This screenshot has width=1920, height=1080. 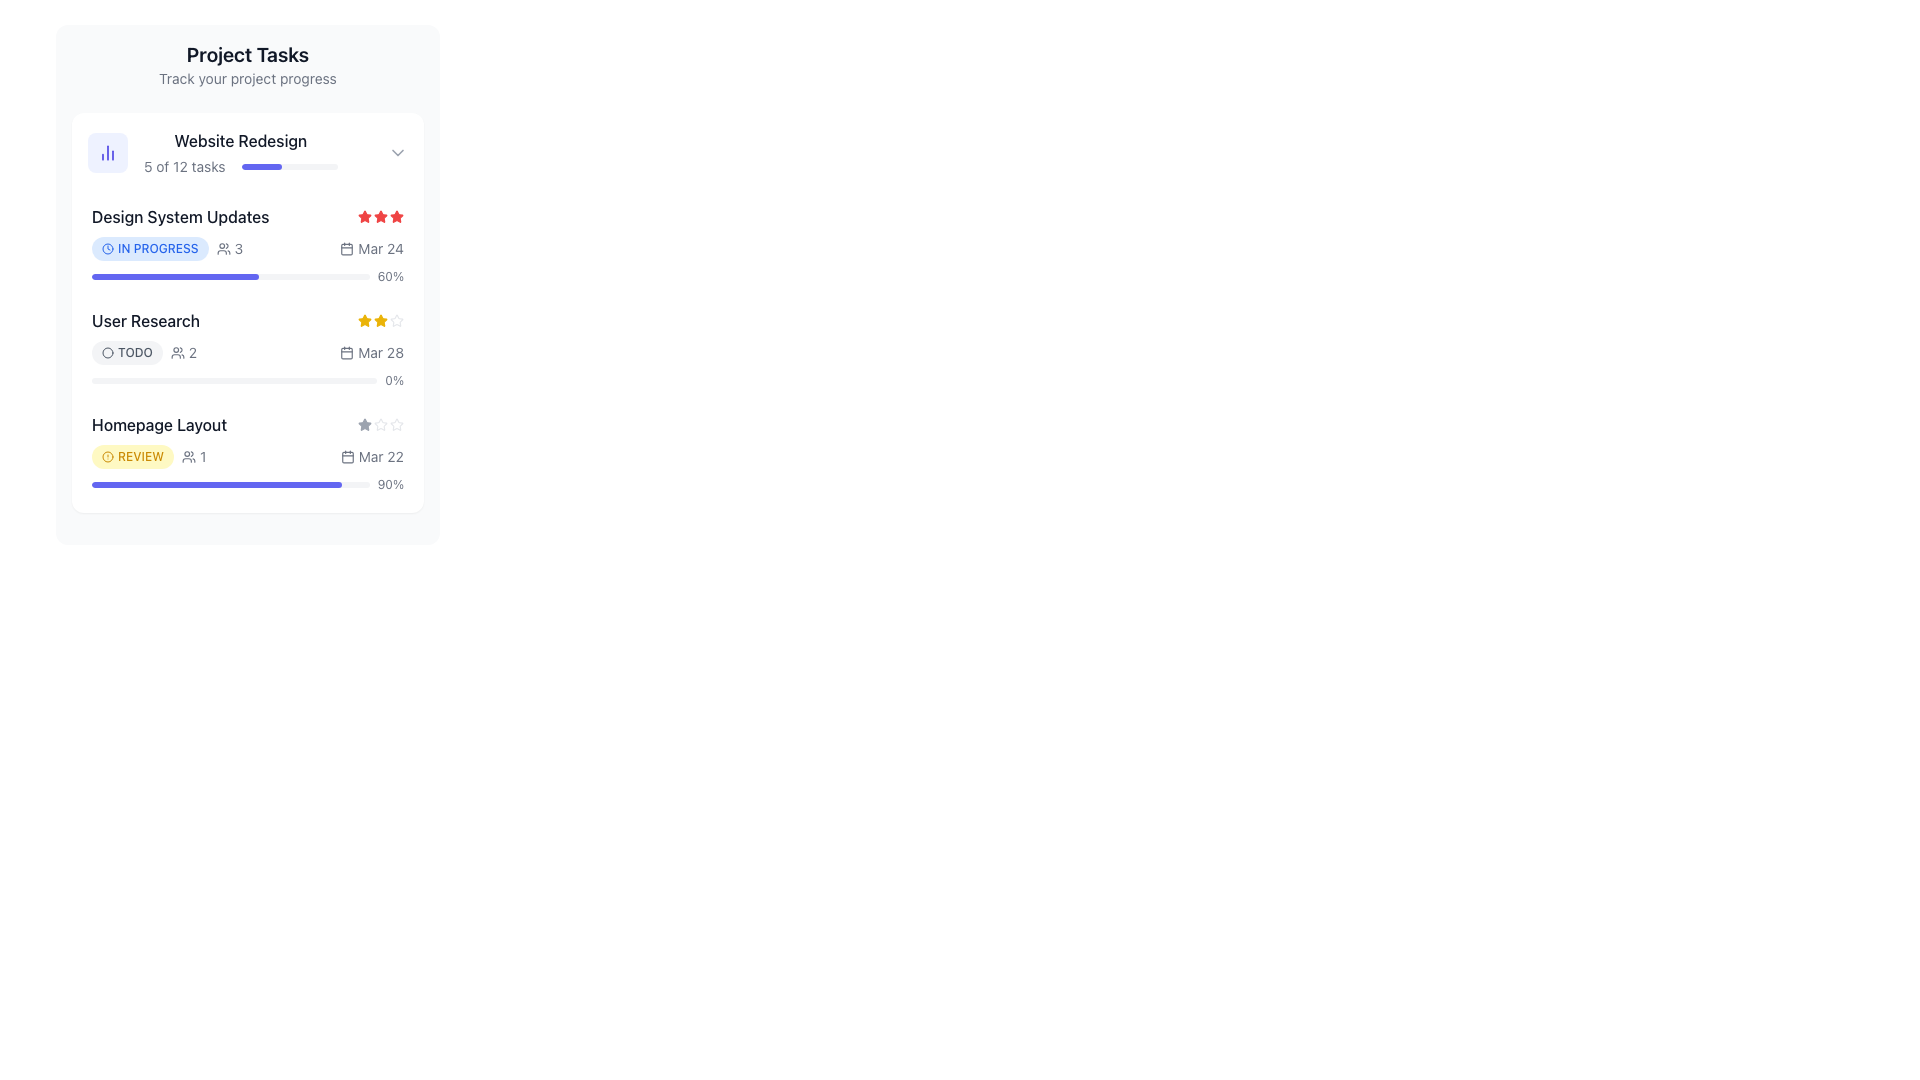 What do you see at coordinates (247, 277) in the screenshot?
I see `the progress bar representing the completion percentage of the 'Design System Updates' task in the project task panel` at bounding box center [247, 277].